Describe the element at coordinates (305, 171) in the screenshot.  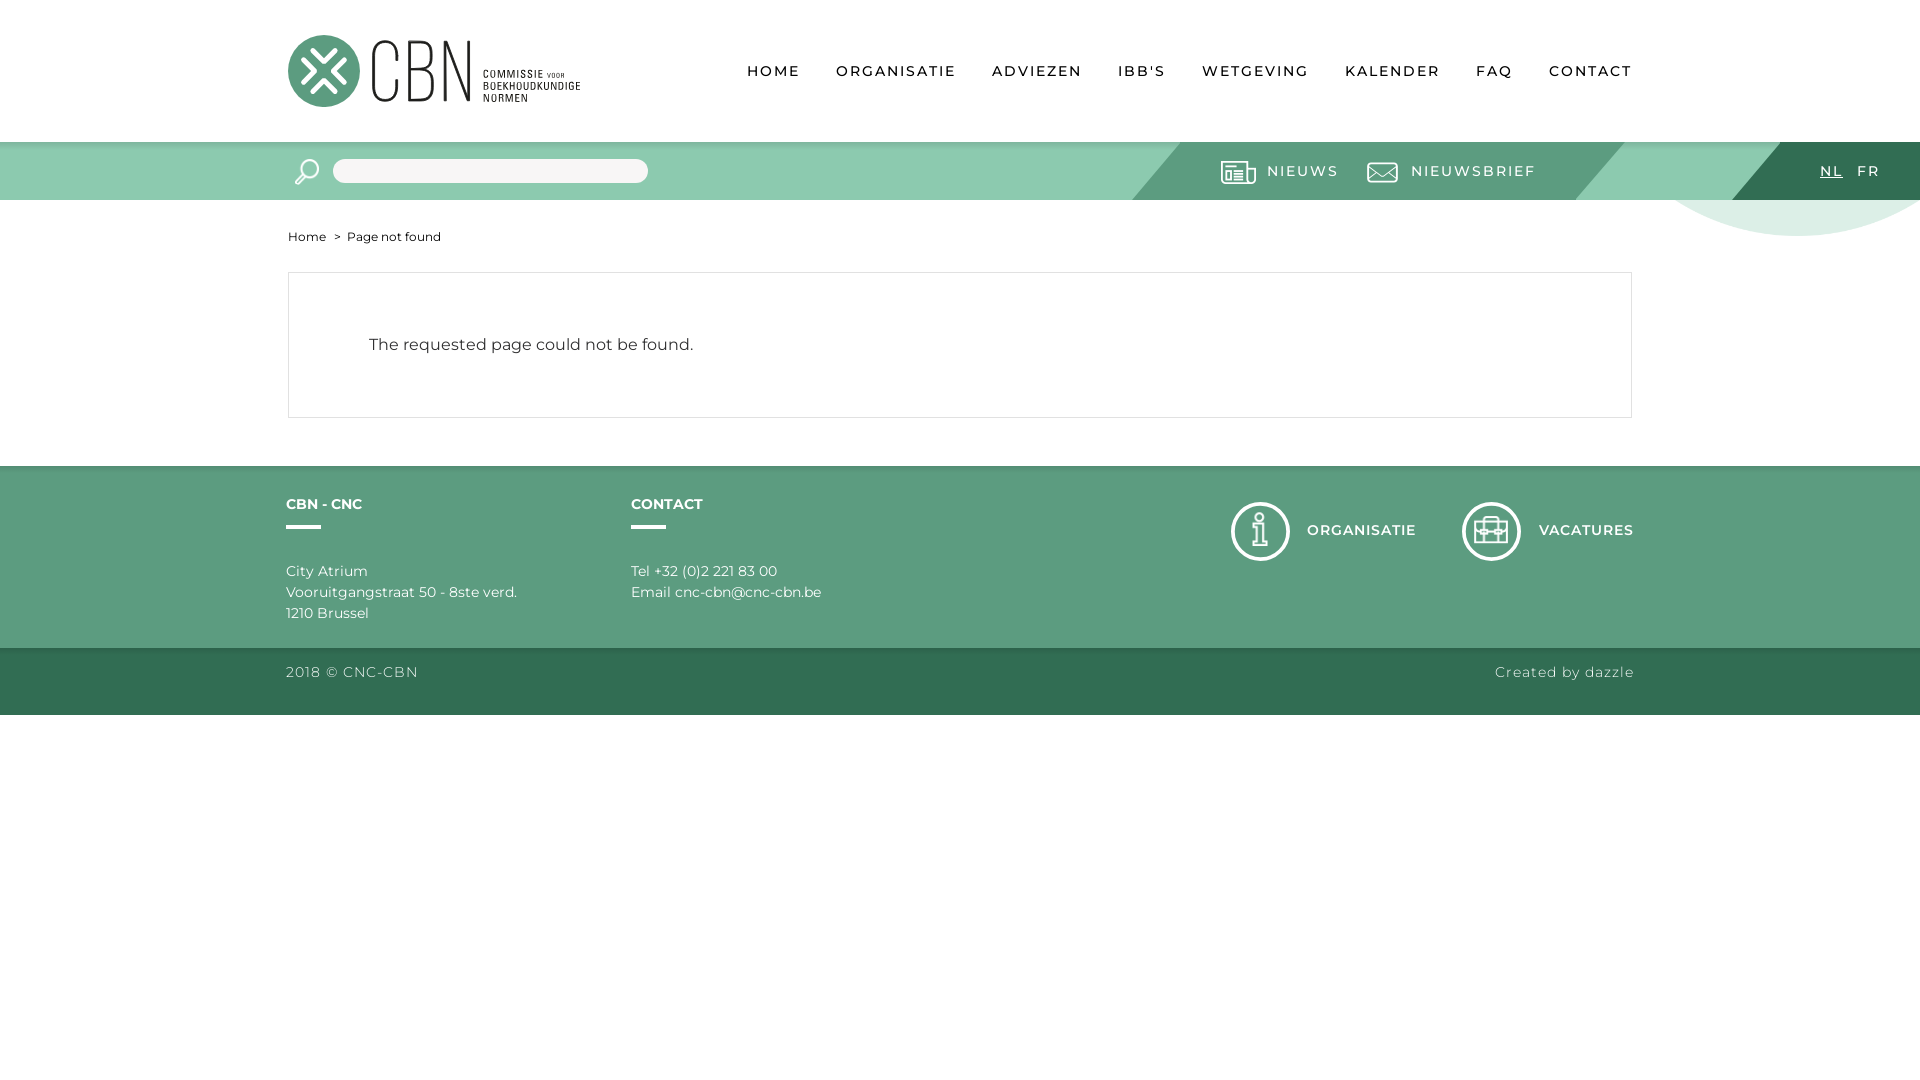
I see `'Apply'` at that location.